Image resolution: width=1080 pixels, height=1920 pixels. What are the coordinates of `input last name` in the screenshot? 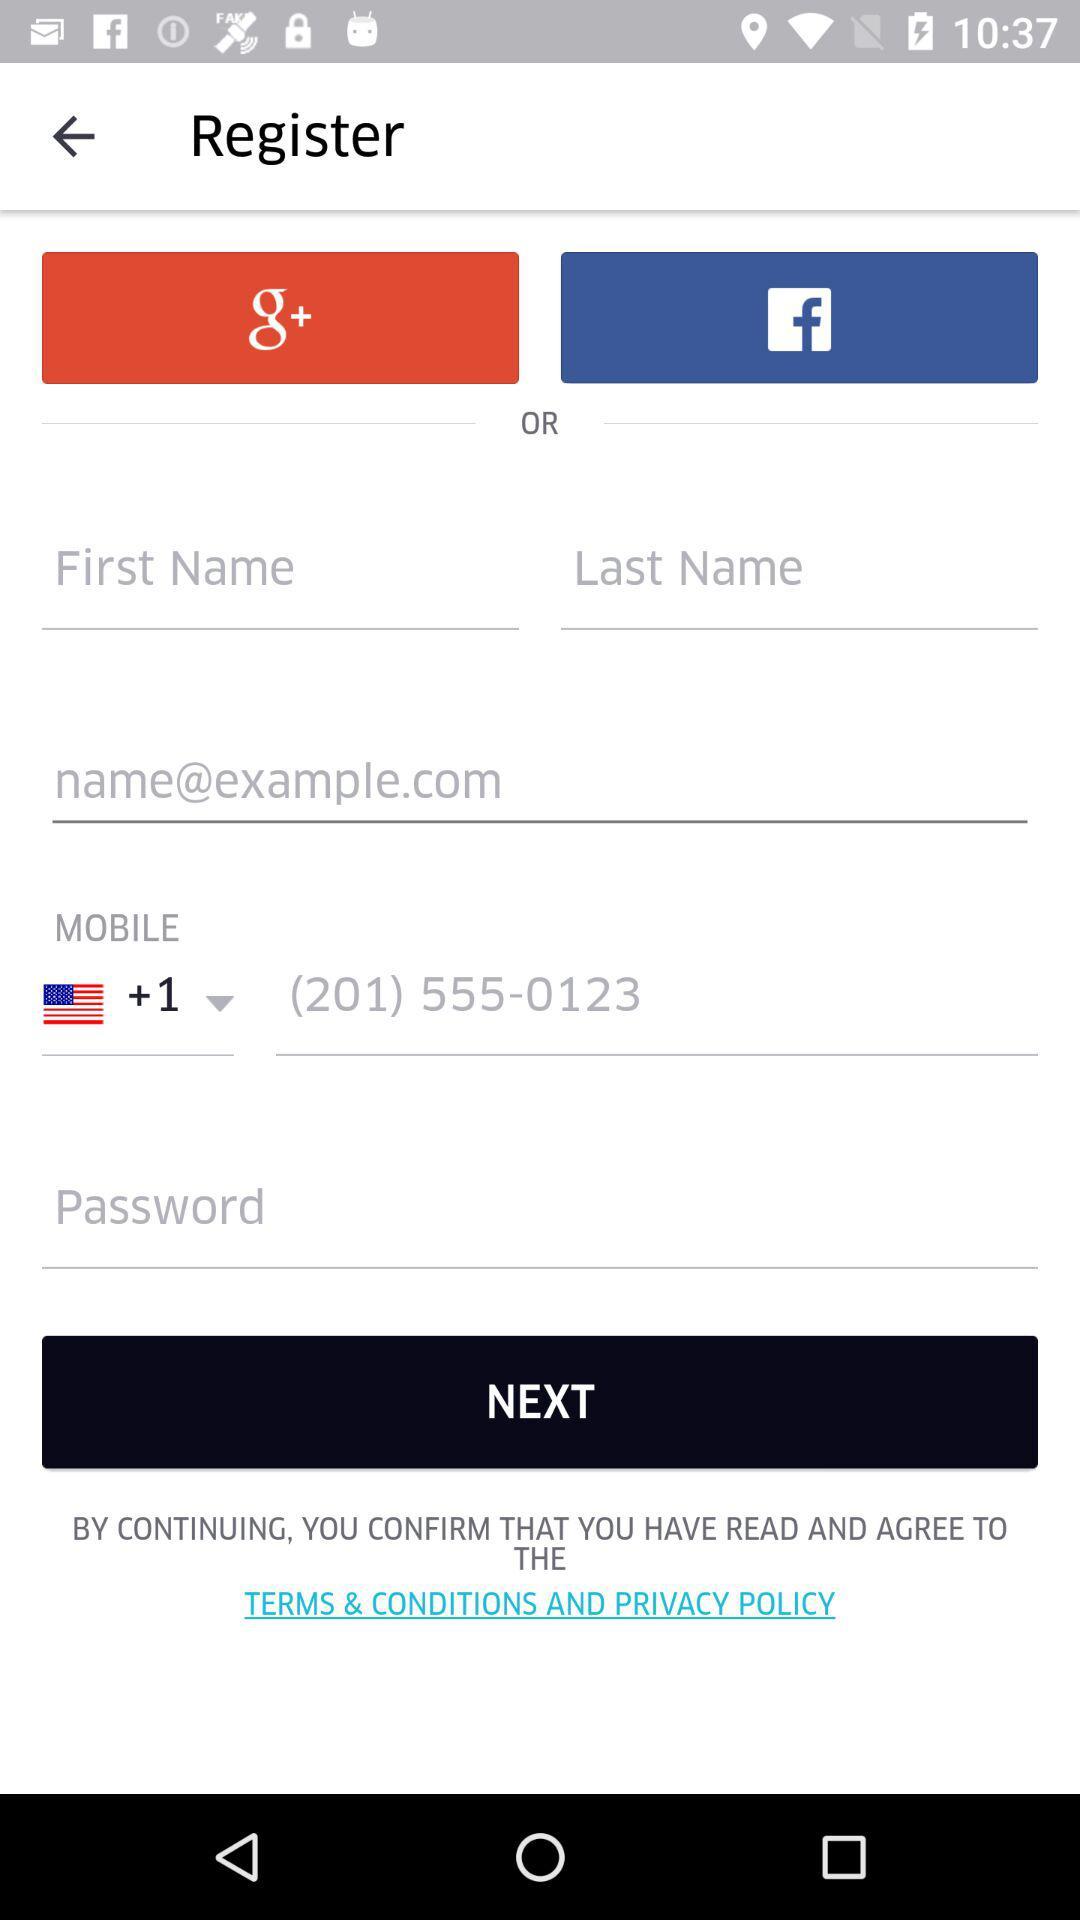 It's located at (798, 577).